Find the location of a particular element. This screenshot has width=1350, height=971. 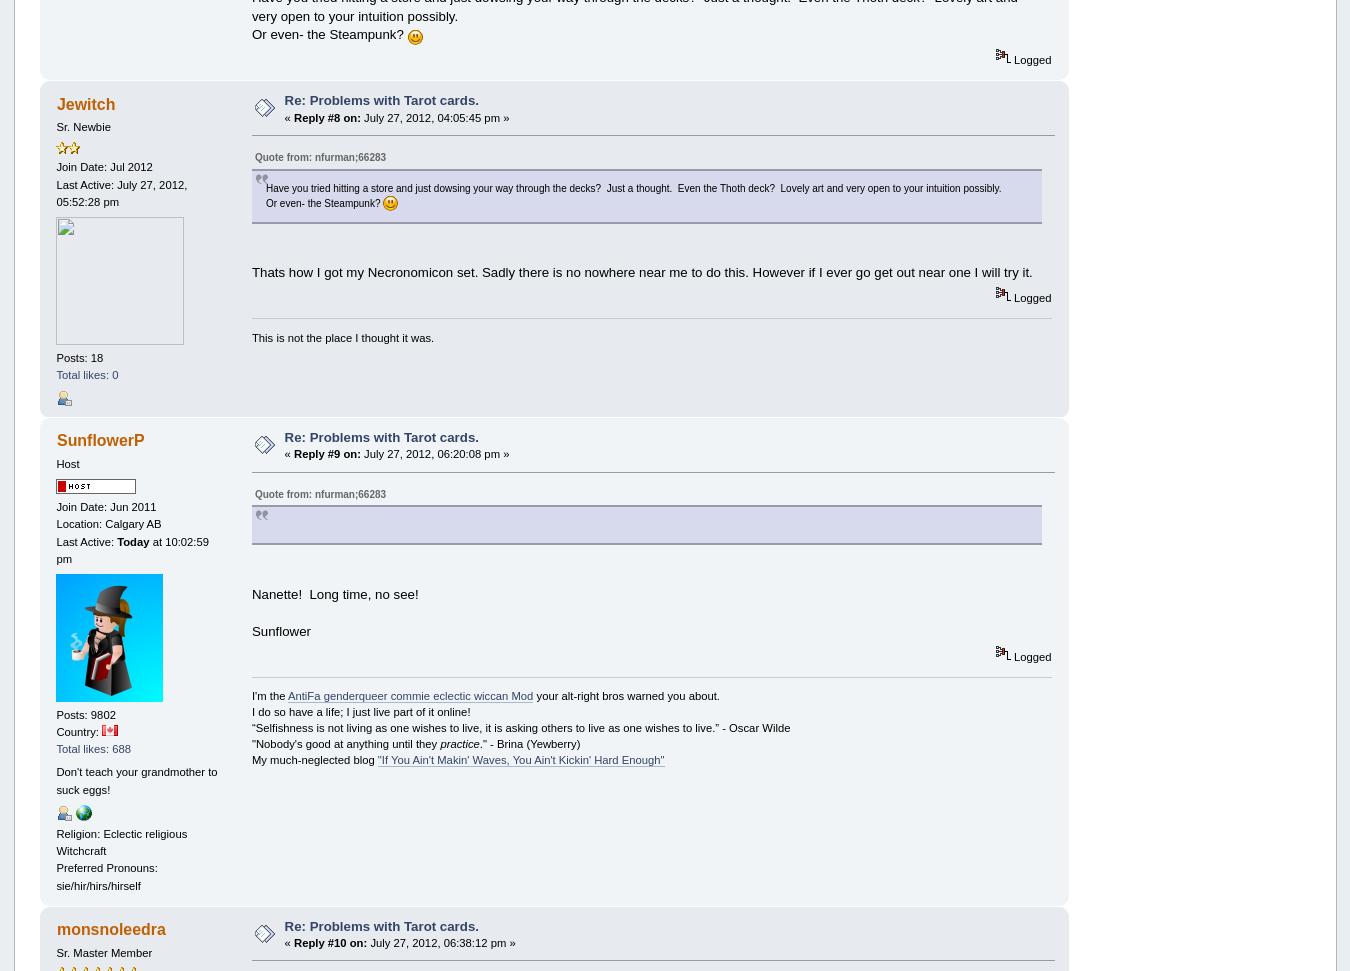

'Have you tried hitting a store and just dowsing your way through the decks?  Just a thought.  Even the Thoth deck?  Lovely art and very open to your intuition possibly.' is located at coordinates (633, 186).